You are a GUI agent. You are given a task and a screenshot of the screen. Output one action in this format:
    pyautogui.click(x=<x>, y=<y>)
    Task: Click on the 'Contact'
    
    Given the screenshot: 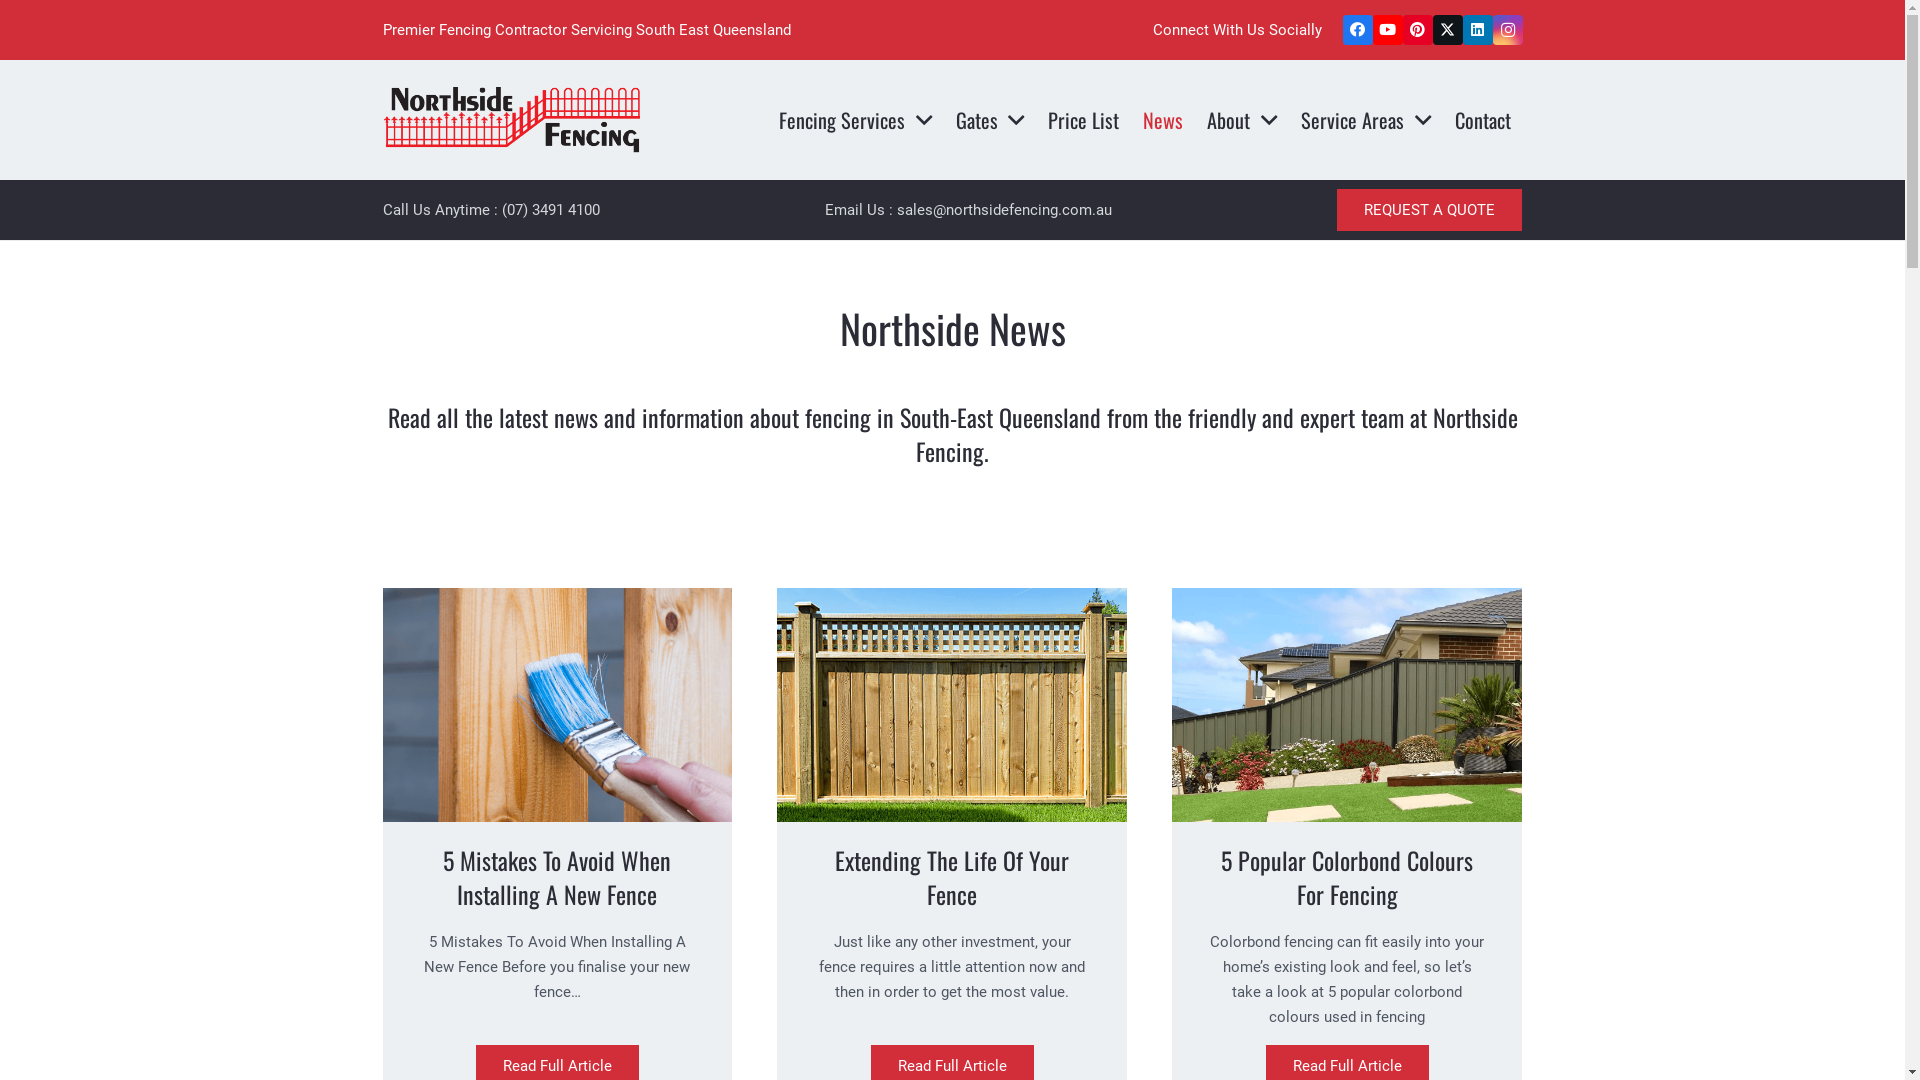 What is the action you would take?
    pyautogui.click(x=1443, y=119)
    